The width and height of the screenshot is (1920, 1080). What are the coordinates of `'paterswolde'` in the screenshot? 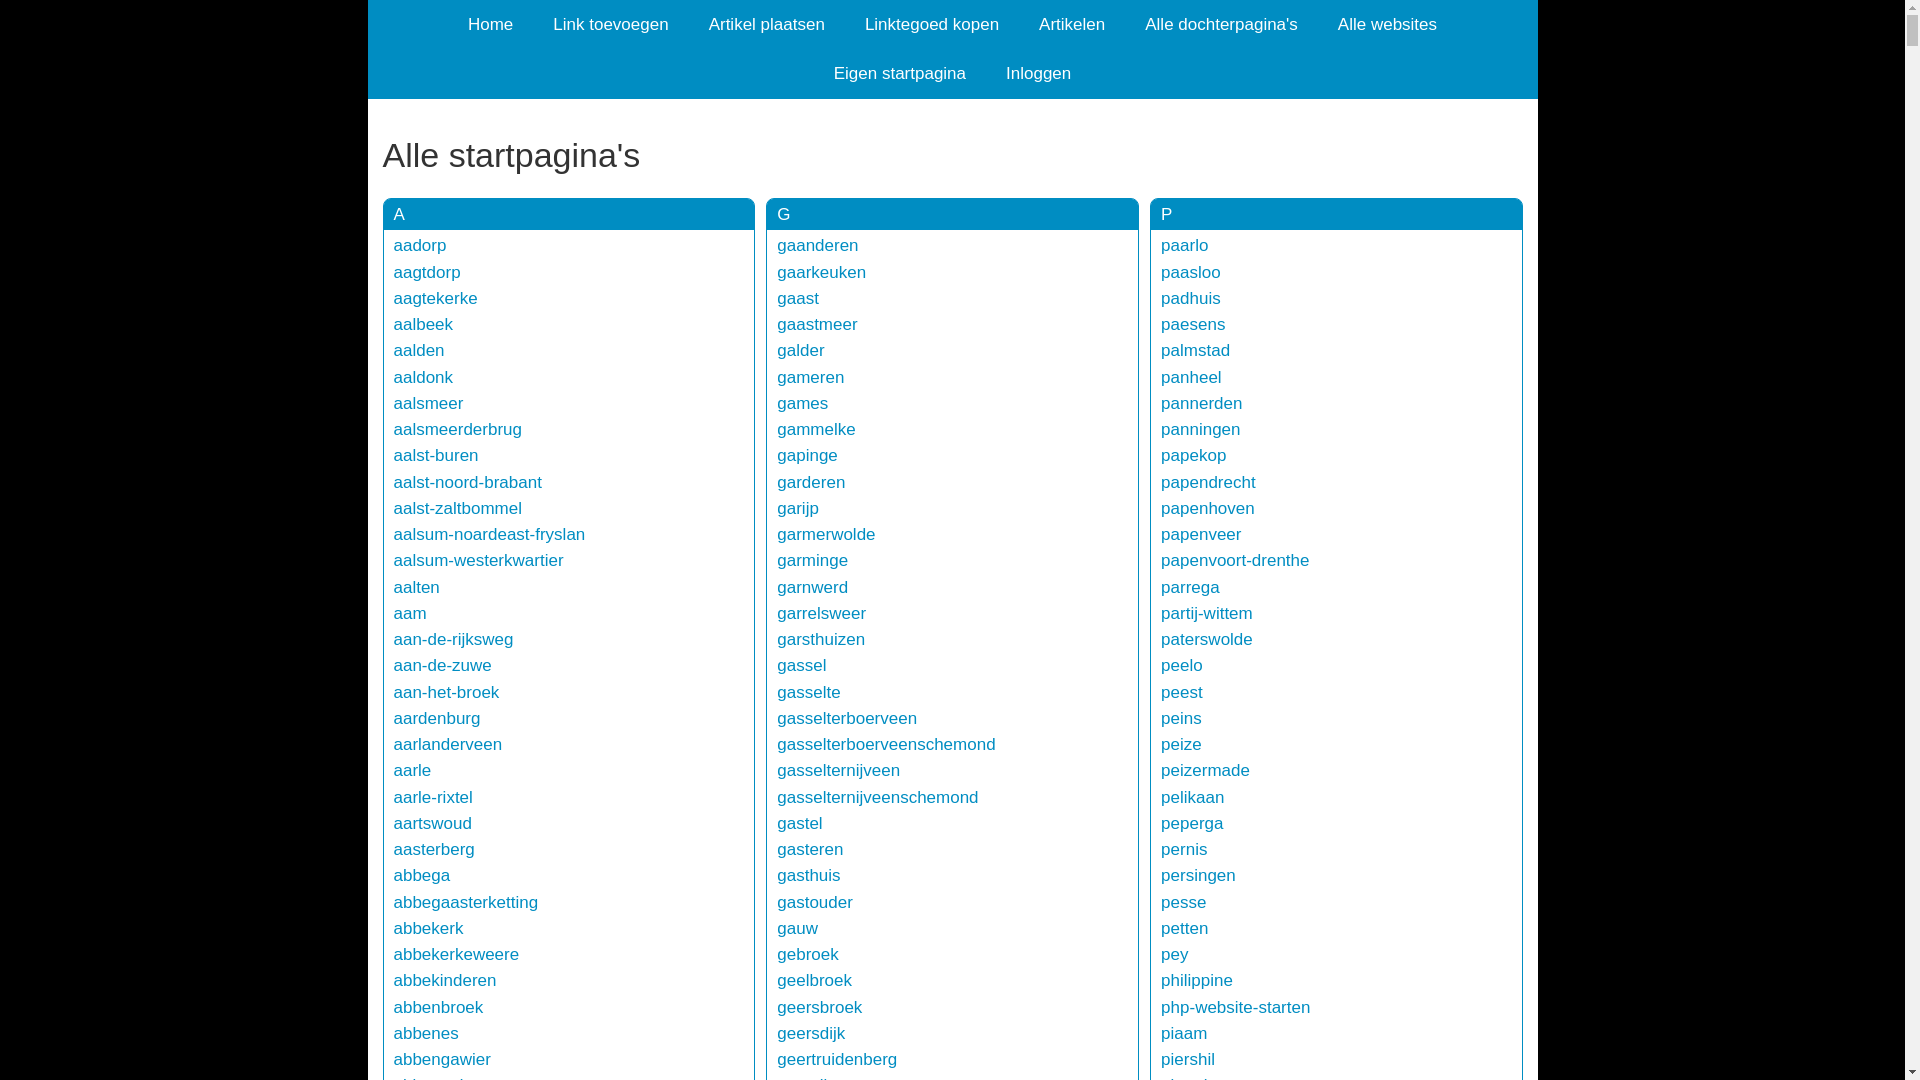 It's located at (1205, 639).